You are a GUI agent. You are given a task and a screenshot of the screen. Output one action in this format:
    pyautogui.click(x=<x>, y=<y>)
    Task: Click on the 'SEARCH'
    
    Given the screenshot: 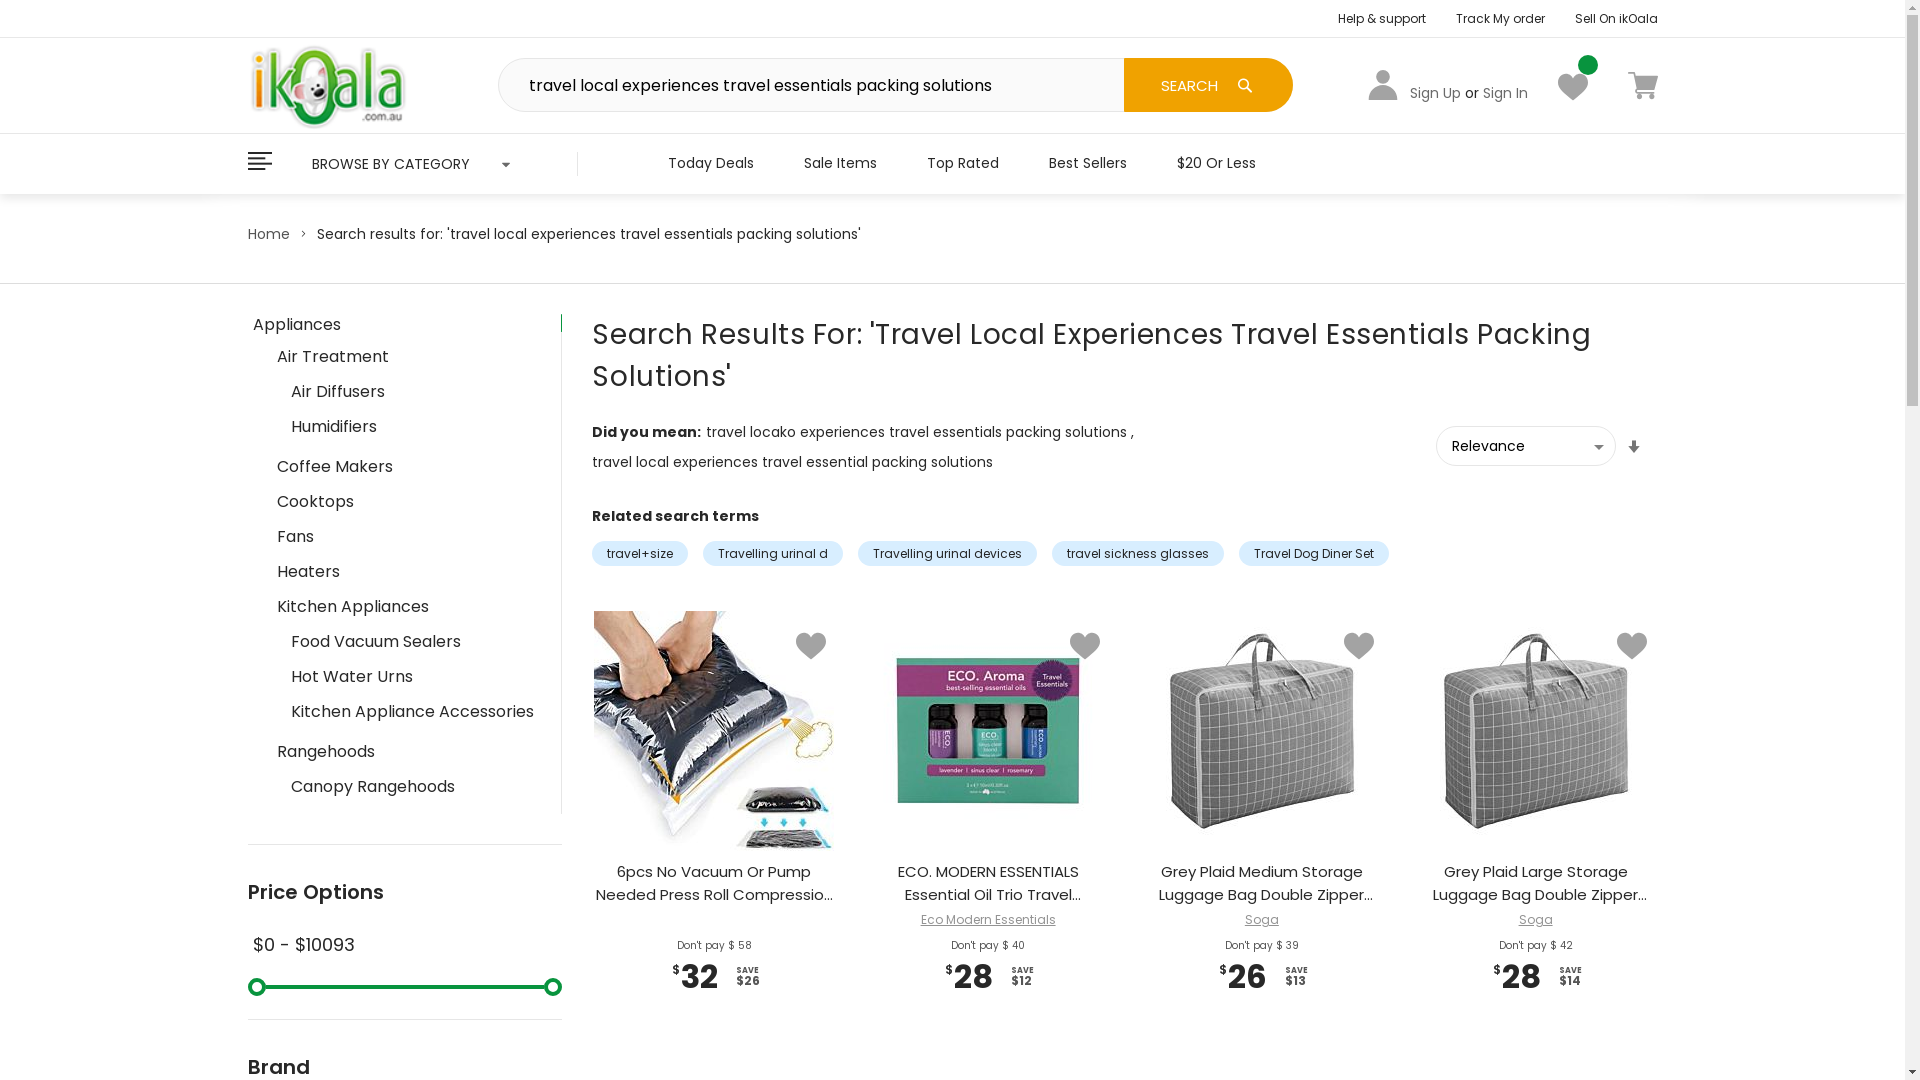 What is the action you would take?
    pyautogui.click(x=1207, y=83)
    